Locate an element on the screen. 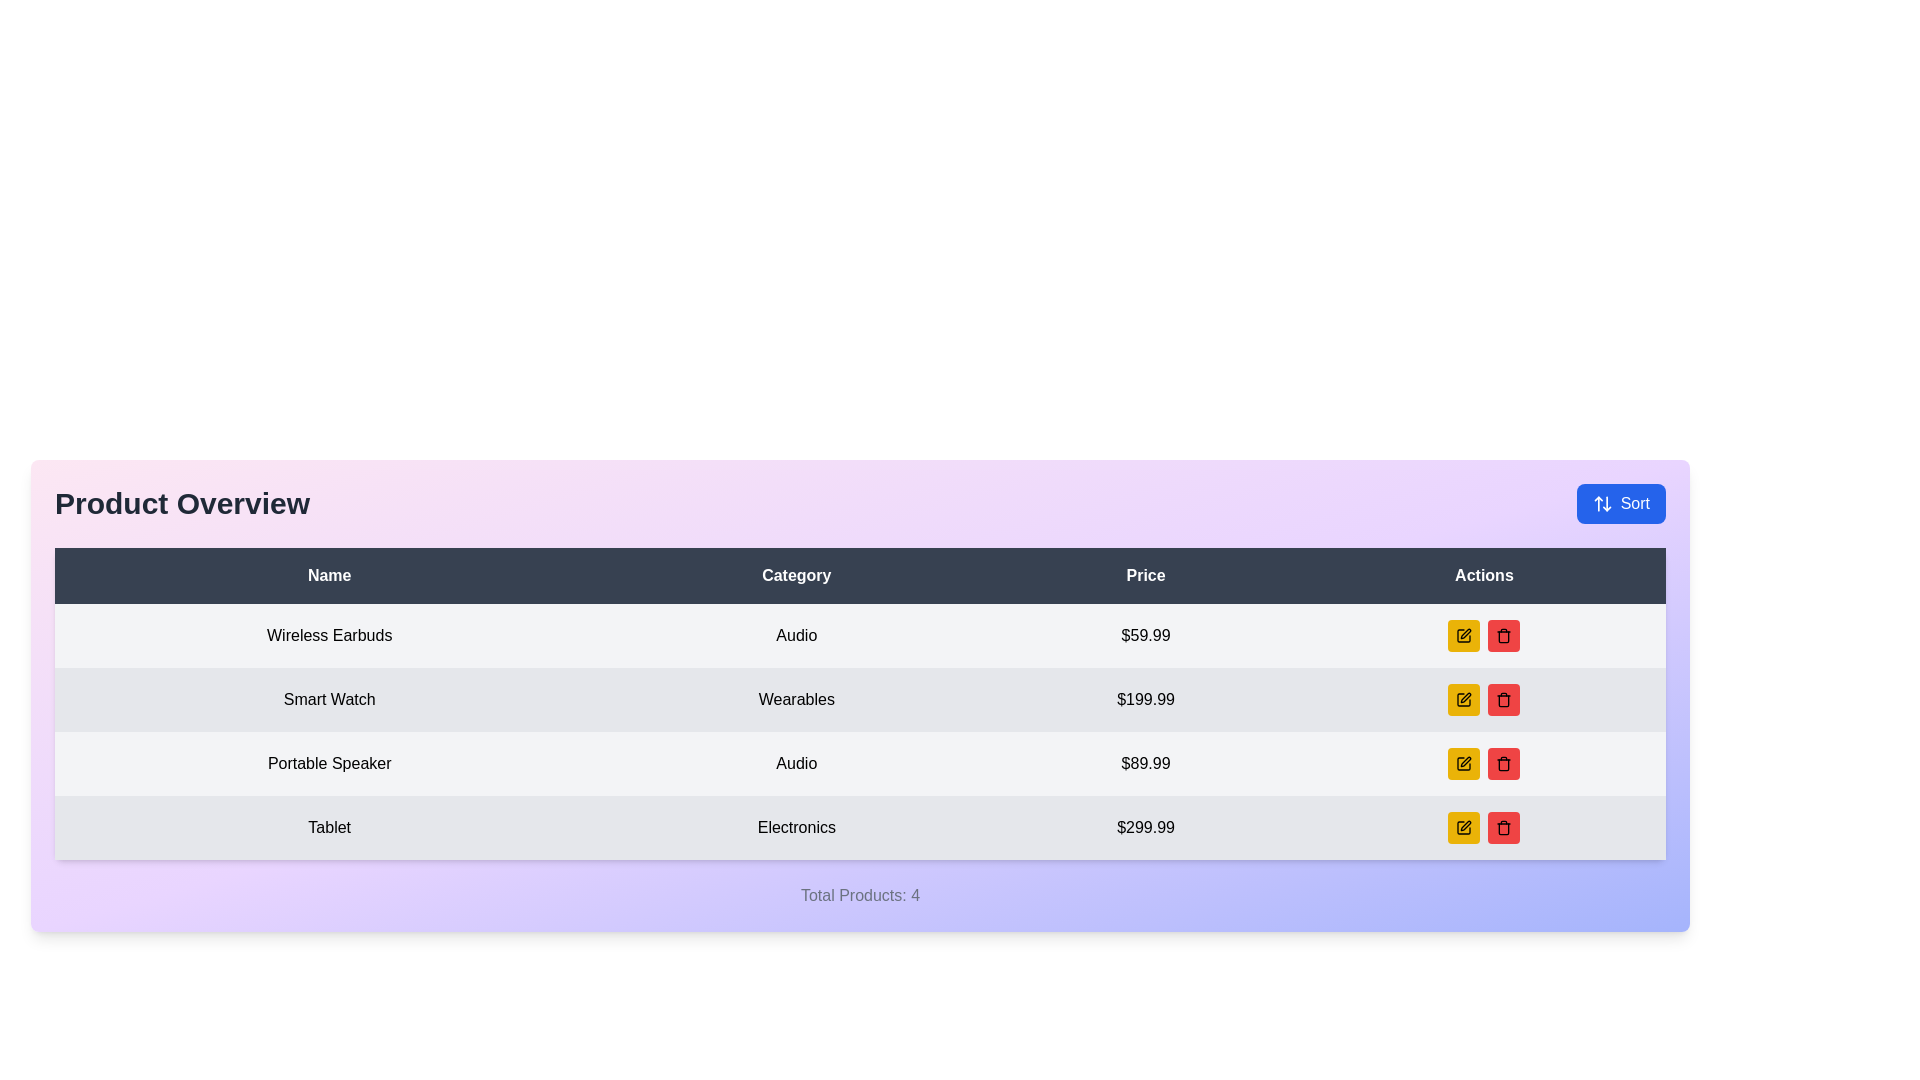 Image resolution: width=1920 pixels, height=1080 pixels. the delete action button represented by a trash bin icon located in the third row under the 'Actions' column of the table is located at coordinates (1504, 636).